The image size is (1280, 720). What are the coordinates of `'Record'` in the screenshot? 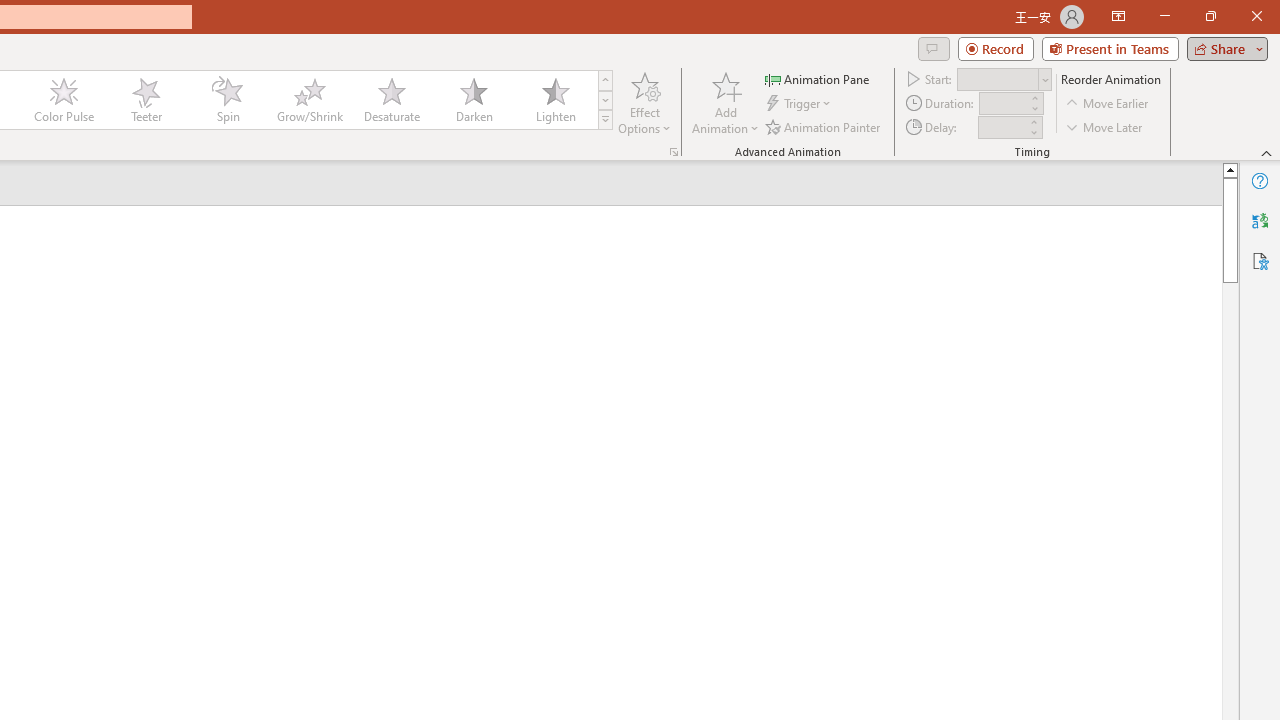 It's located at (995, 47).